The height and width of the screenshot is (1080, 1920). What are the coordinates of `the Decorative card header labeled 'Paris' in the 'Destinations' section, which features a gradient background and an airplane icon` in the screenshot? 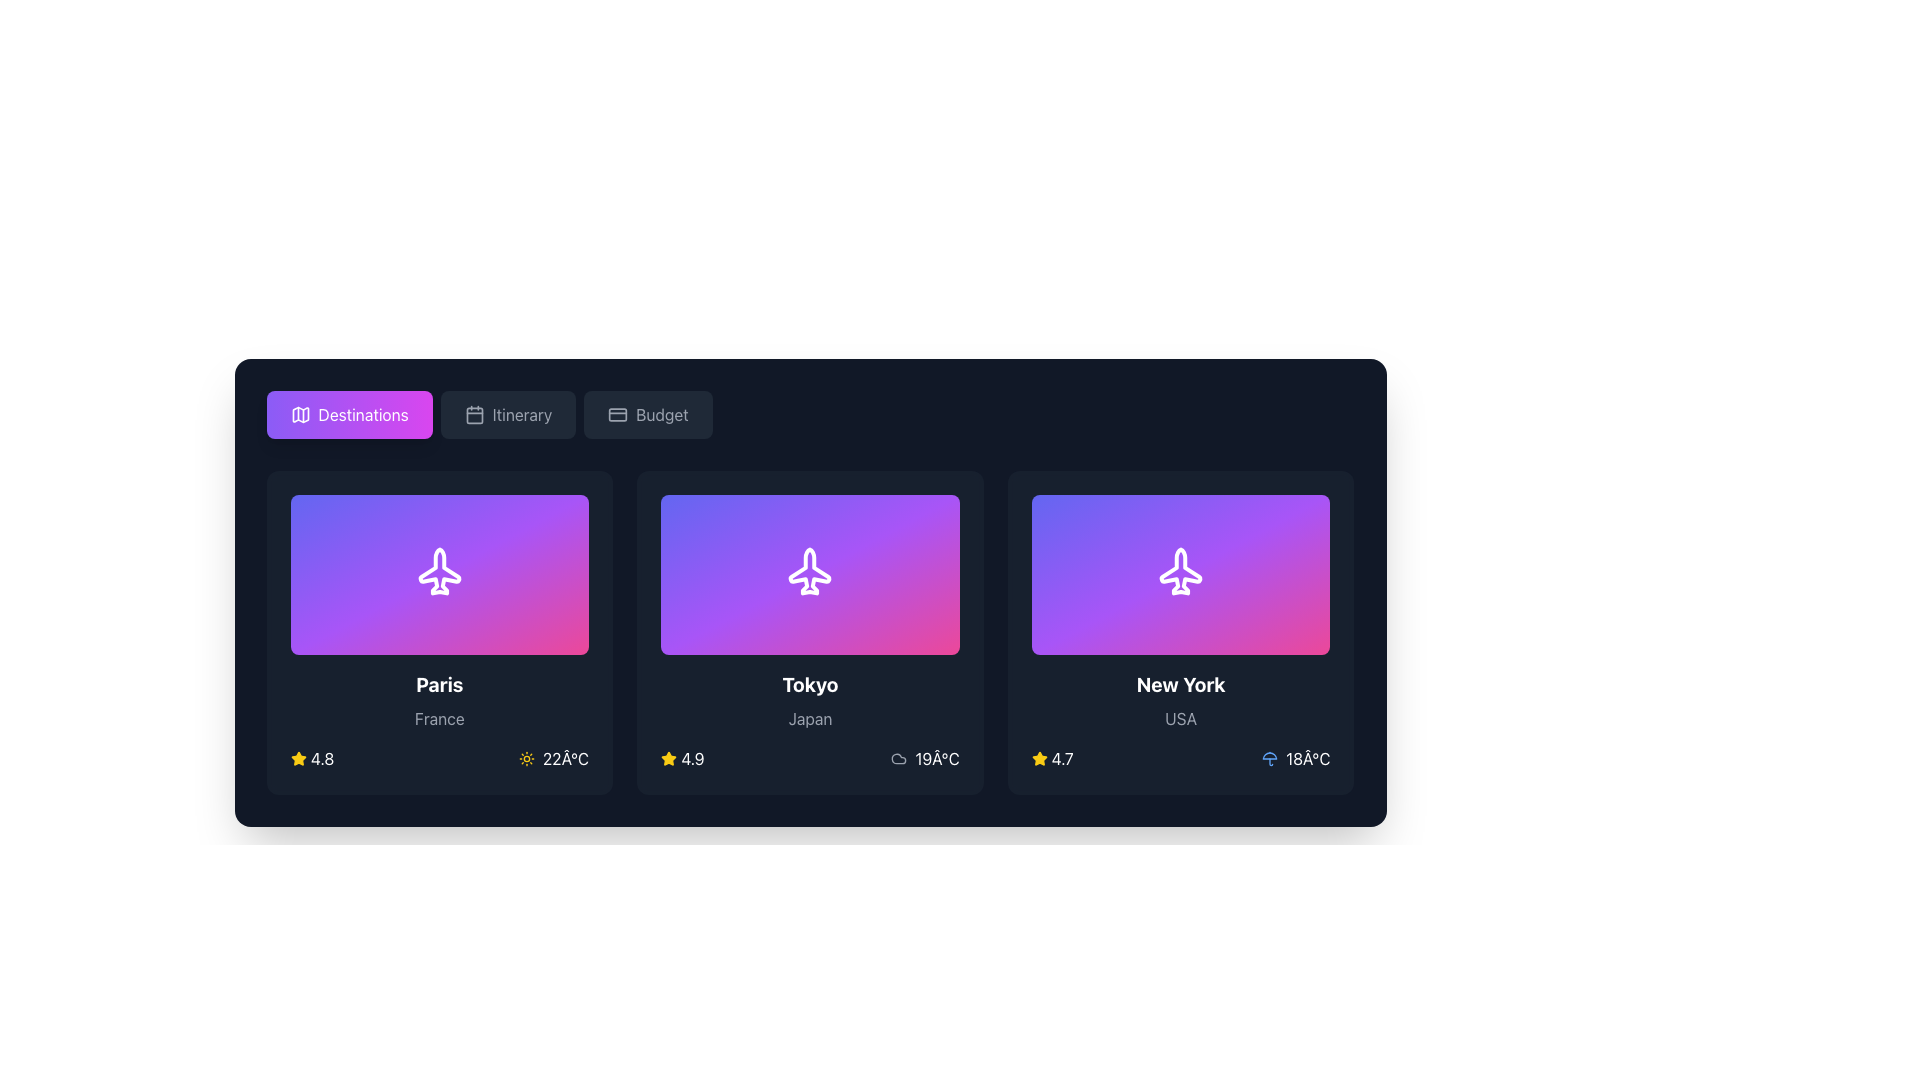 It's located at (438, 574).